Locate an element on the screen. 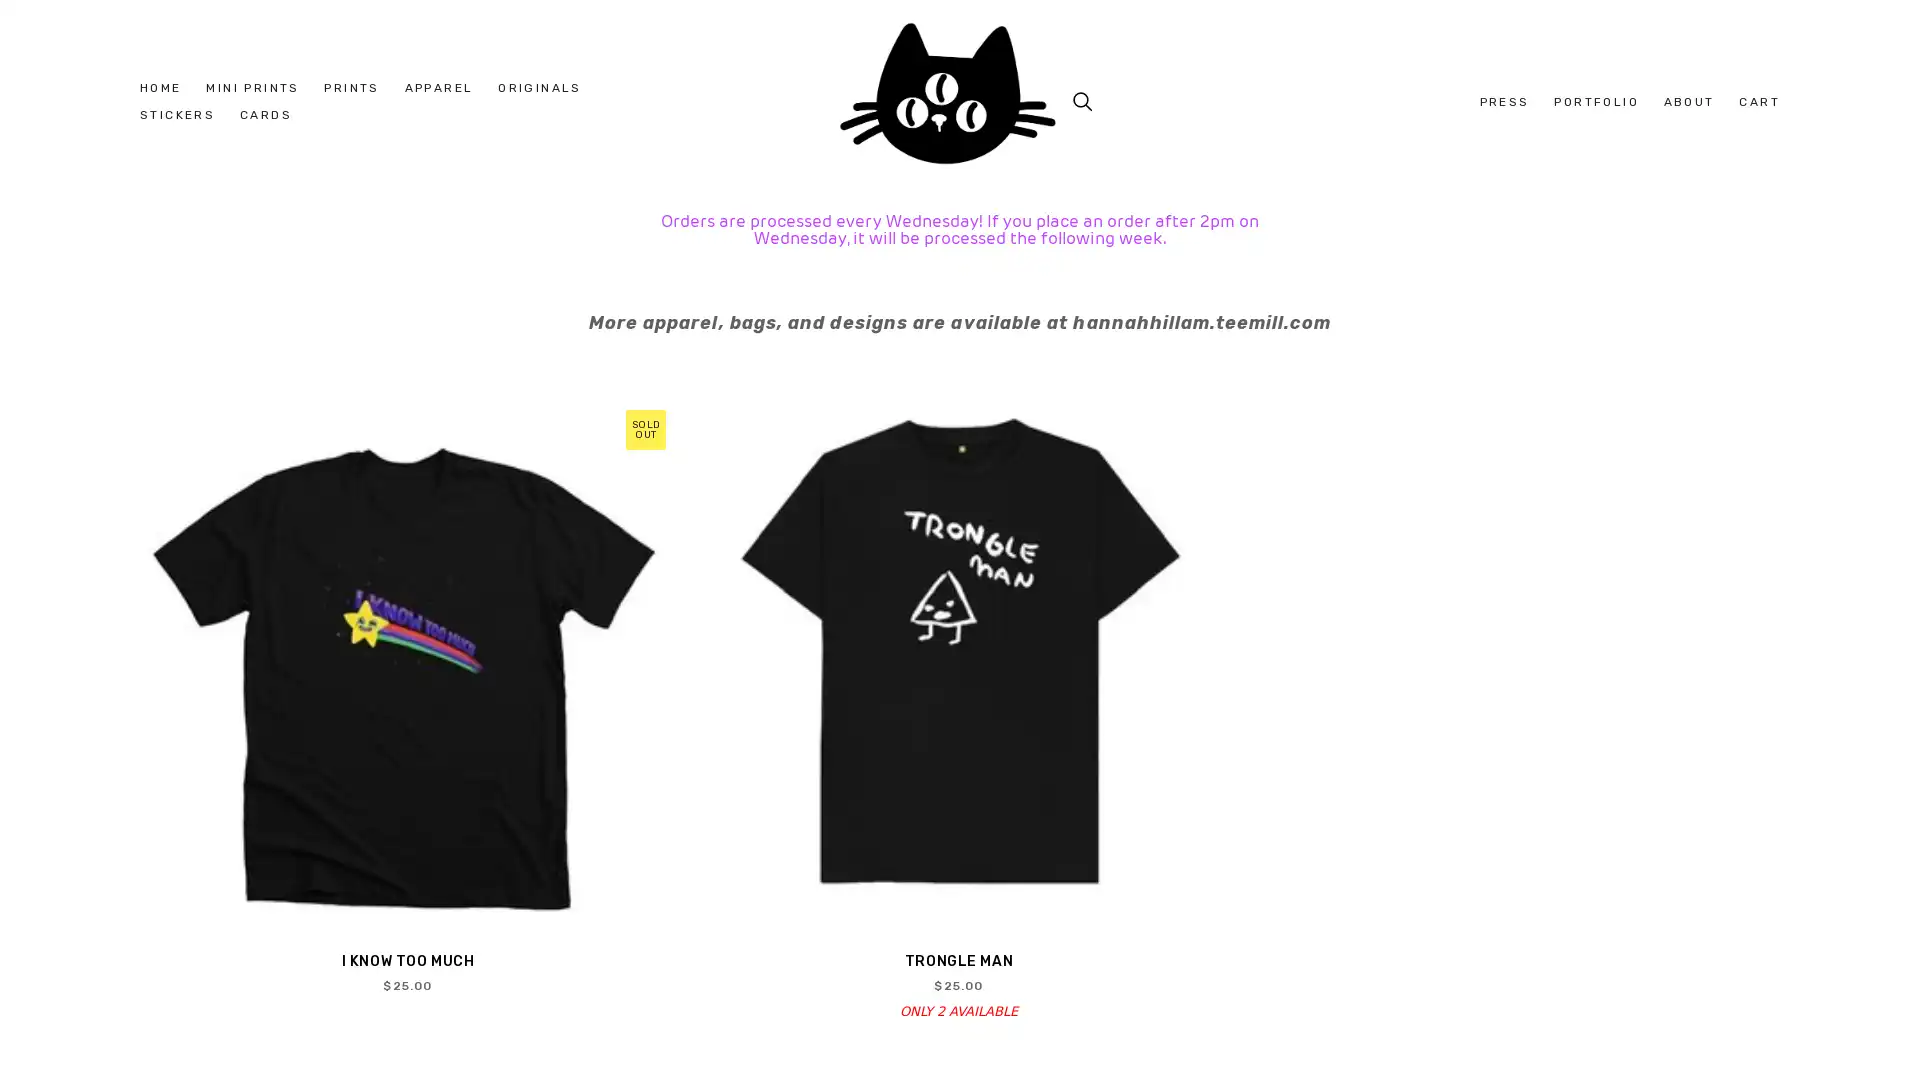  QUICK VIEW is located at coordinates (406, 696).